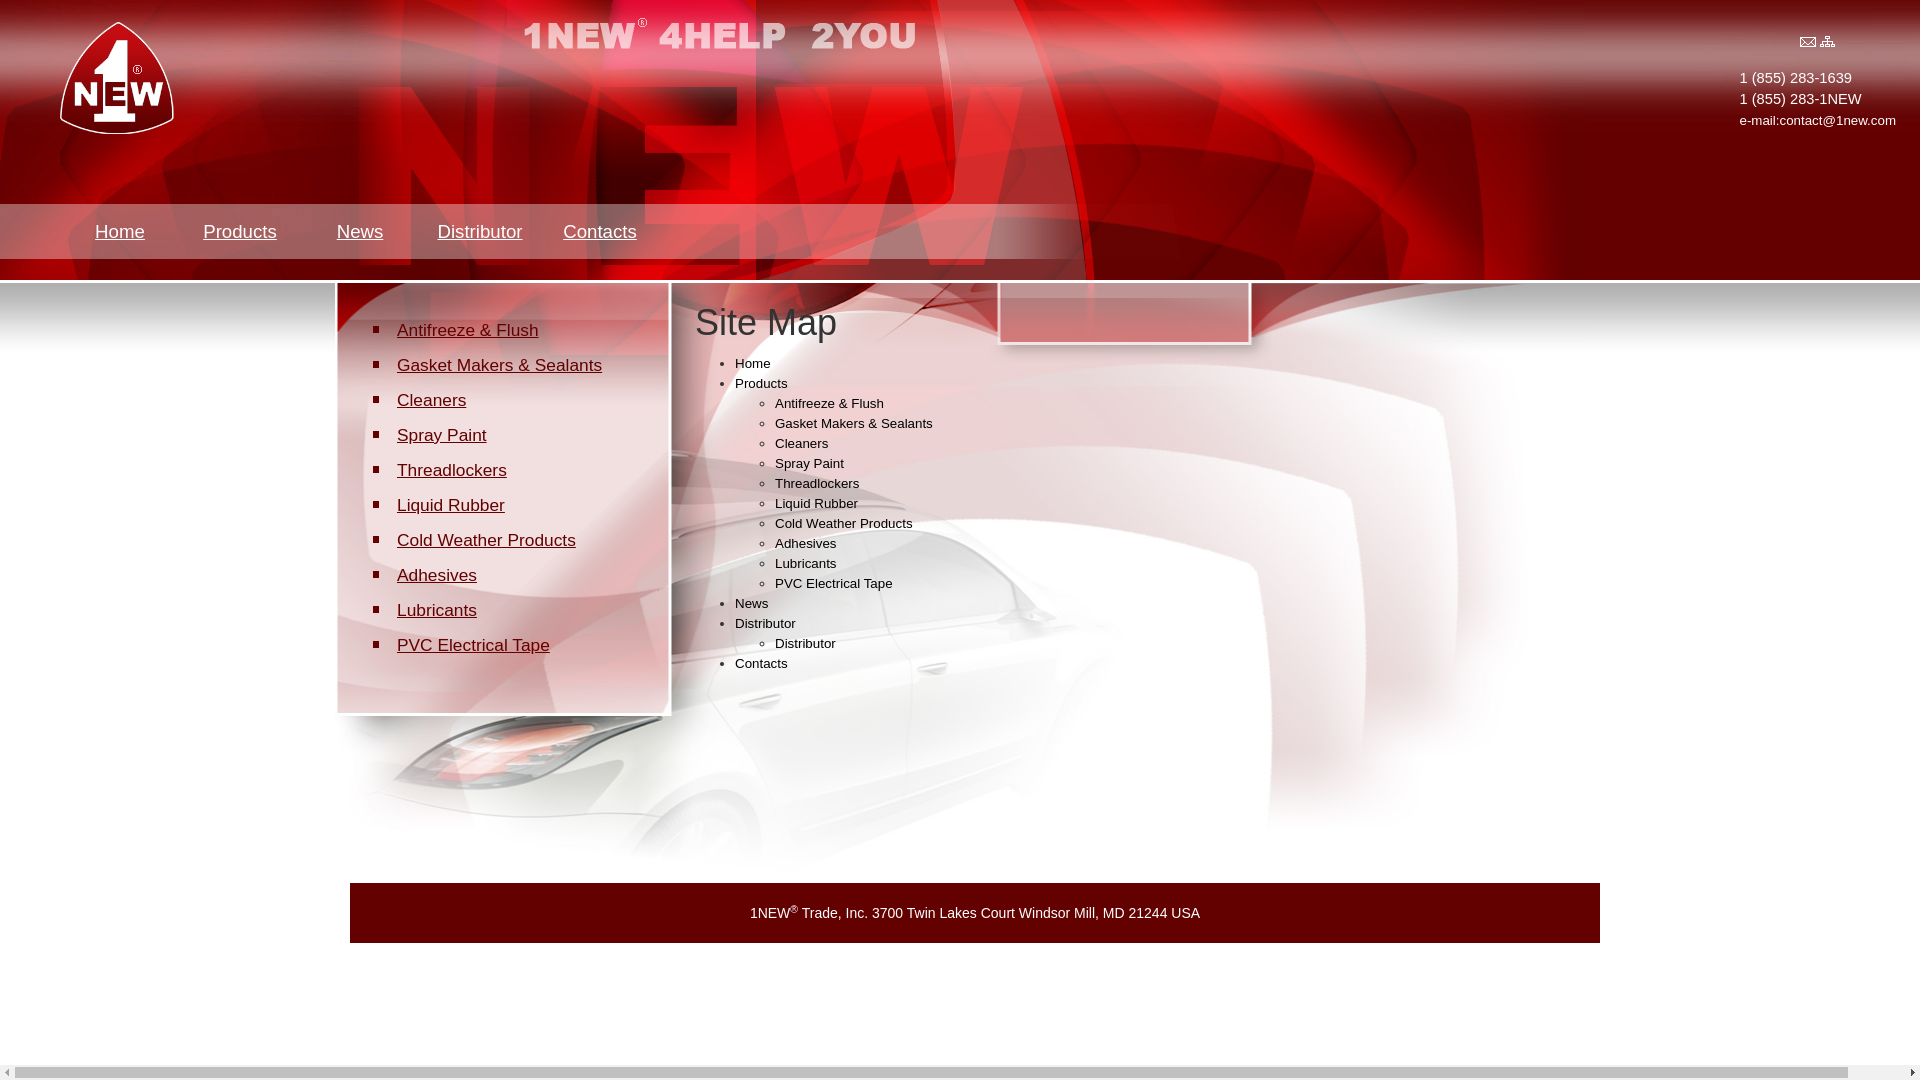 The width and height of the screenshot is (1920, 1080). What do you see at coordinates (389, 365) in the screenshot?
I see `'Gasket Makers & Sealants'` at bounding box center [389, 365].